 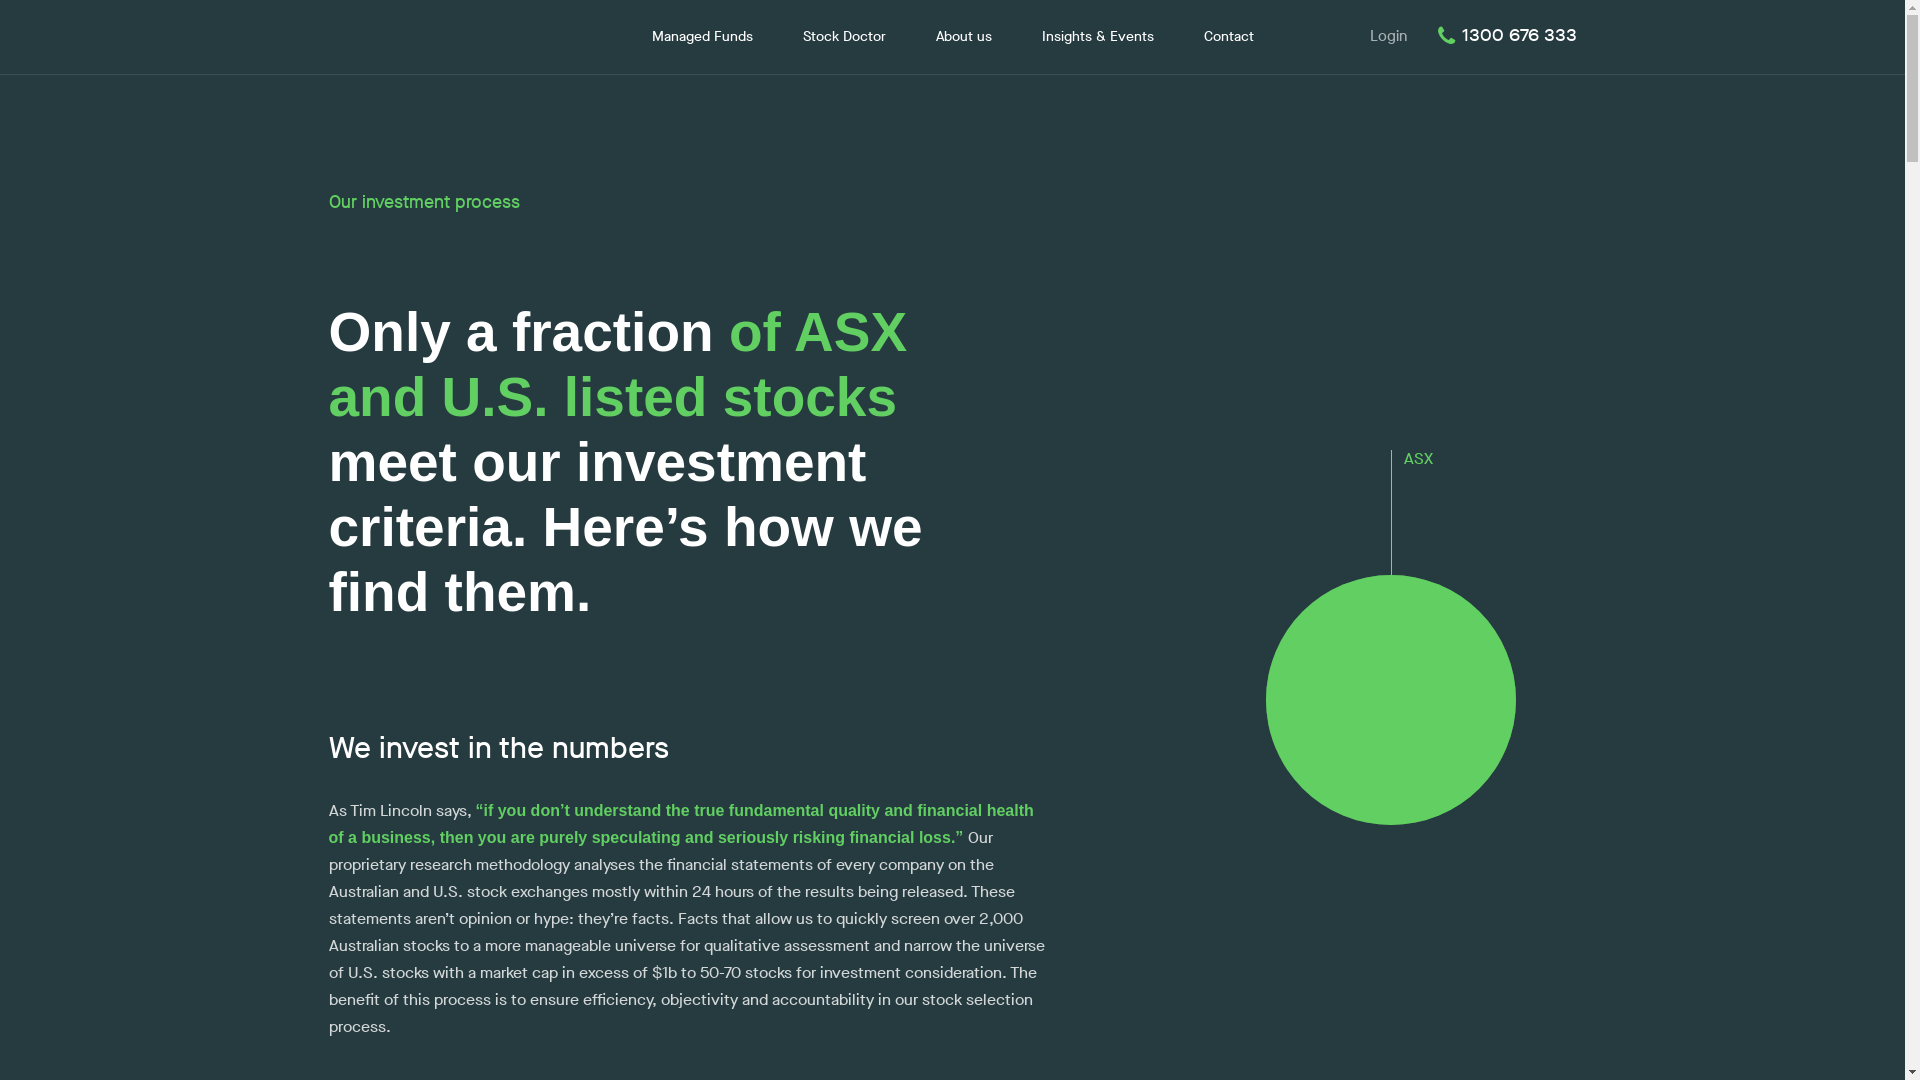 I want to click on '1300 676 333', so click(x=1503, y=36).